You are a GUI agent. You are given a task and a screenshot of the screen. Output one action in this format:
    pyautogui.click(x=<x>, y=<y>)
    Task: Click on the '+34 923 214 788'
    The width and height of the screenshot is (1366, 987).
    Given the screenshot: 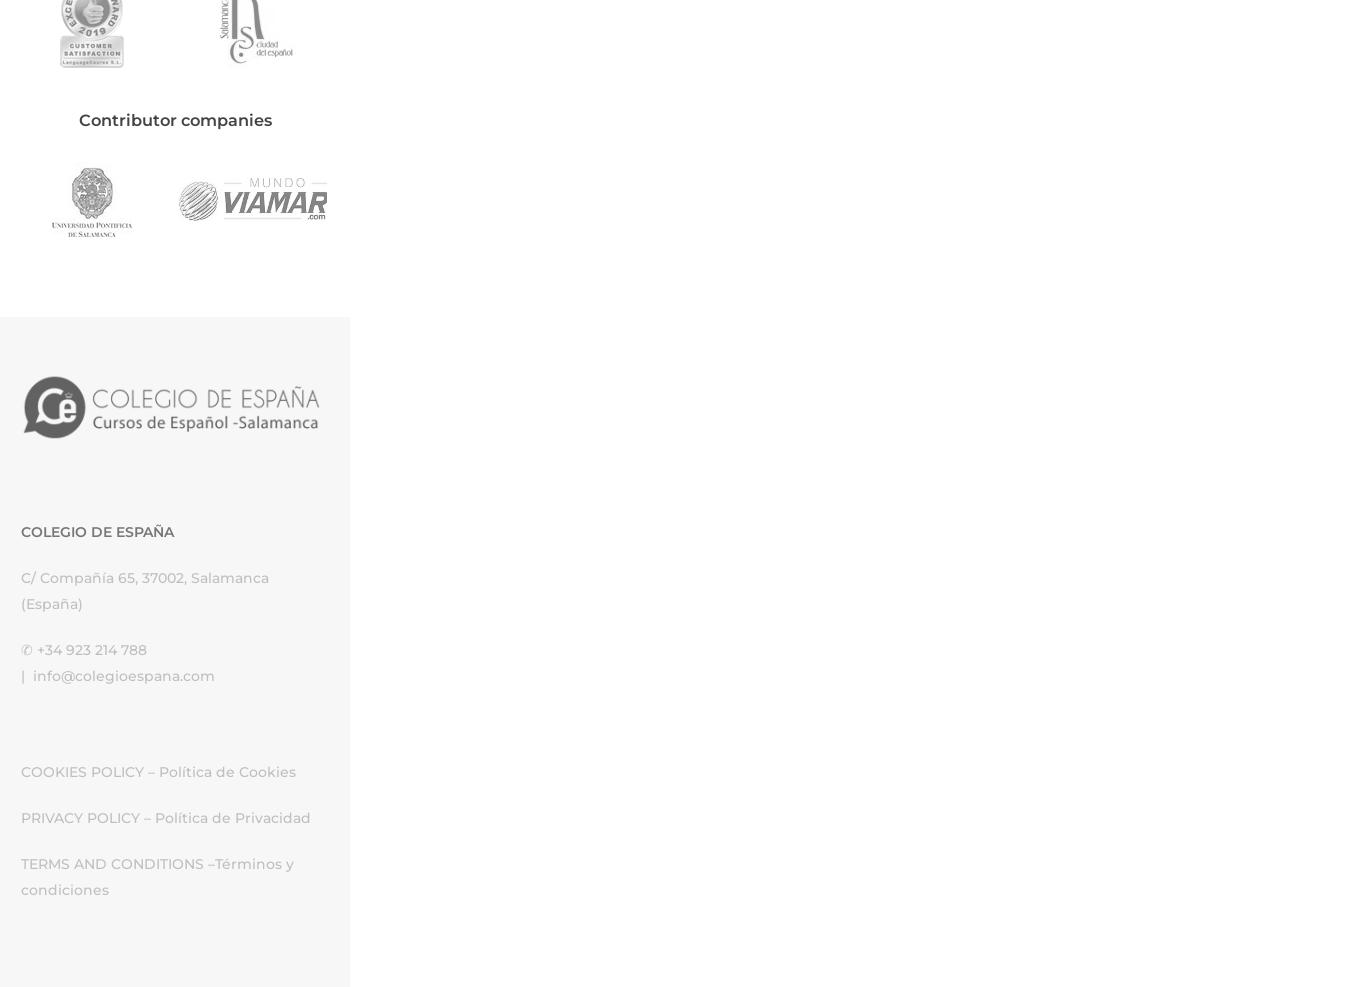 What is the action you would take?
    pyautogui.click(x=91, y=650)
    